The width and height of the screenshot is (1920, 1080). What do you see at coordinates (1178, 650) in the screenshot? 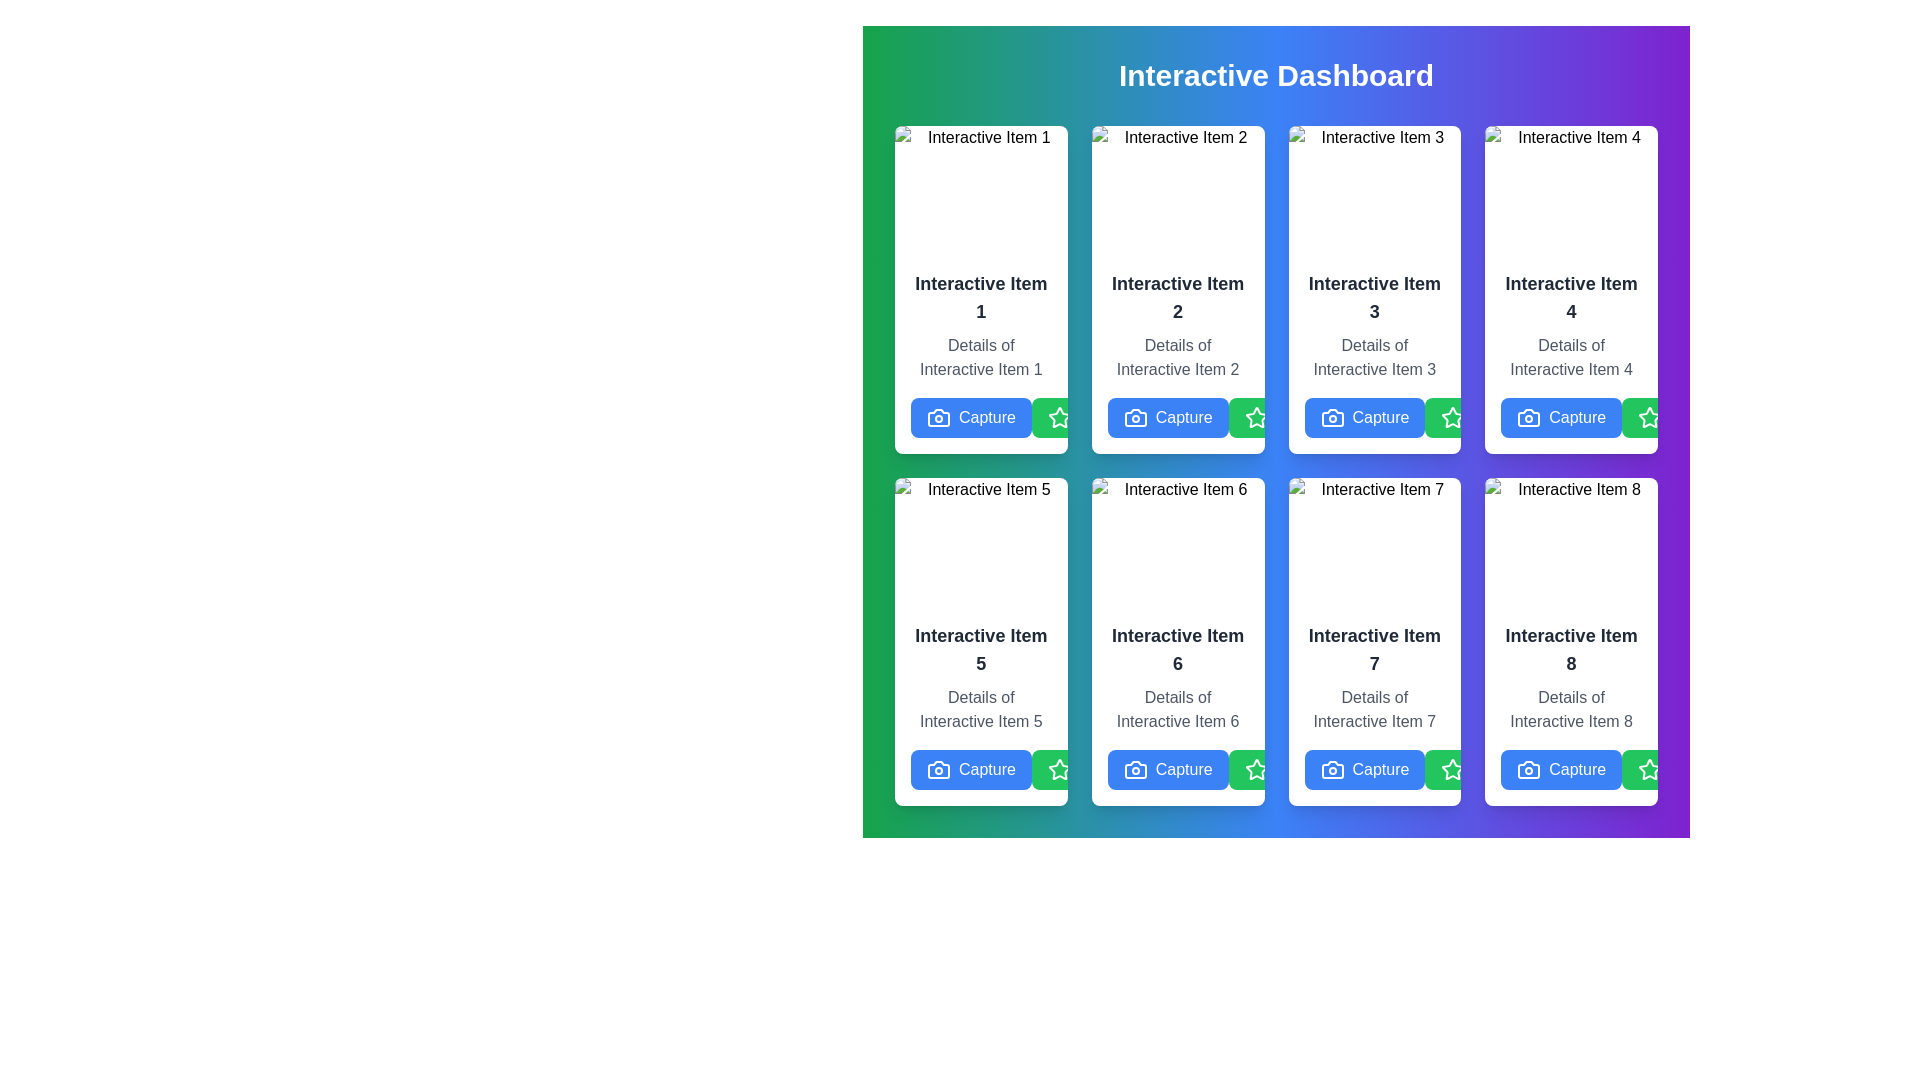
I see `the static text component titled 'Interactive Item 6' located in the sixth card of the grid layout, which serves as the title for the associated card` at bounding box center [1178, 650].